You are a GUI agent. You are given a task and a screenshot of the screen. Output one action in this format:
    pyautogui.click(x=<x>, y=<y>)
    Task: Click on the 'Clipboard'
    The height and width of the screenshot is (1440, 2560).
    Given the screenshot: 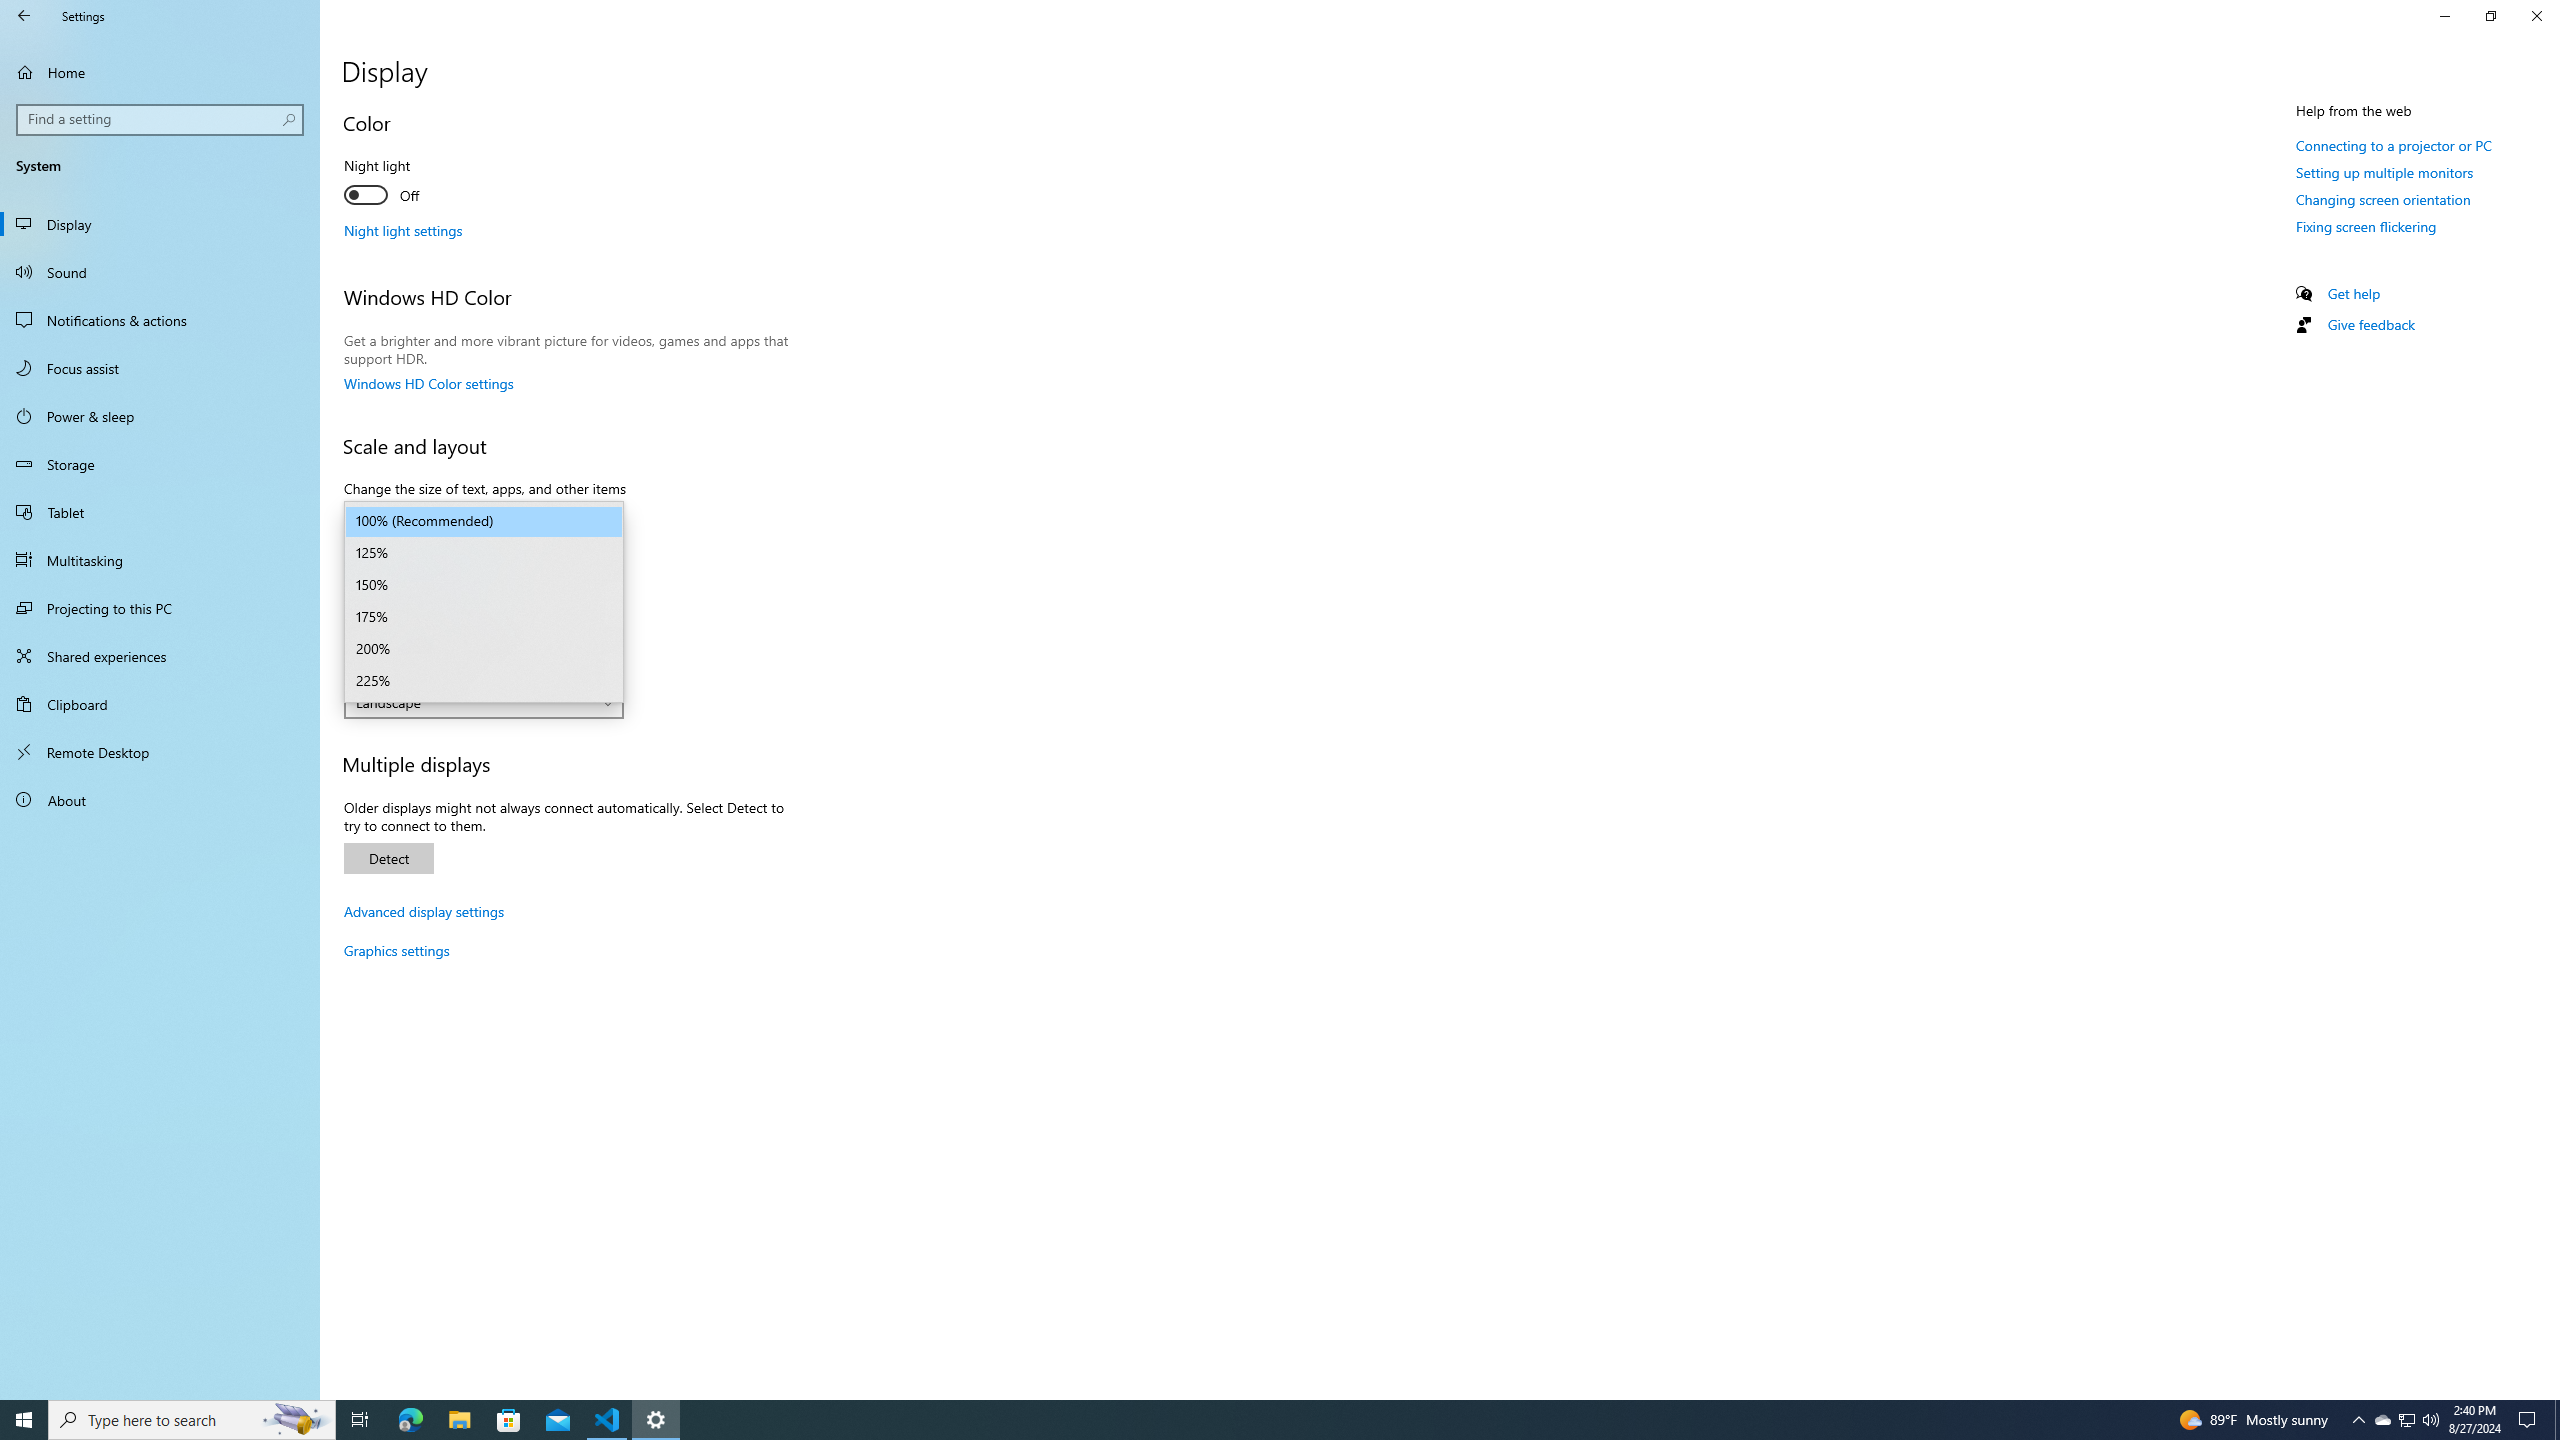 What is the action you would take?
    pyautogui.click(x=159, y=704)
    